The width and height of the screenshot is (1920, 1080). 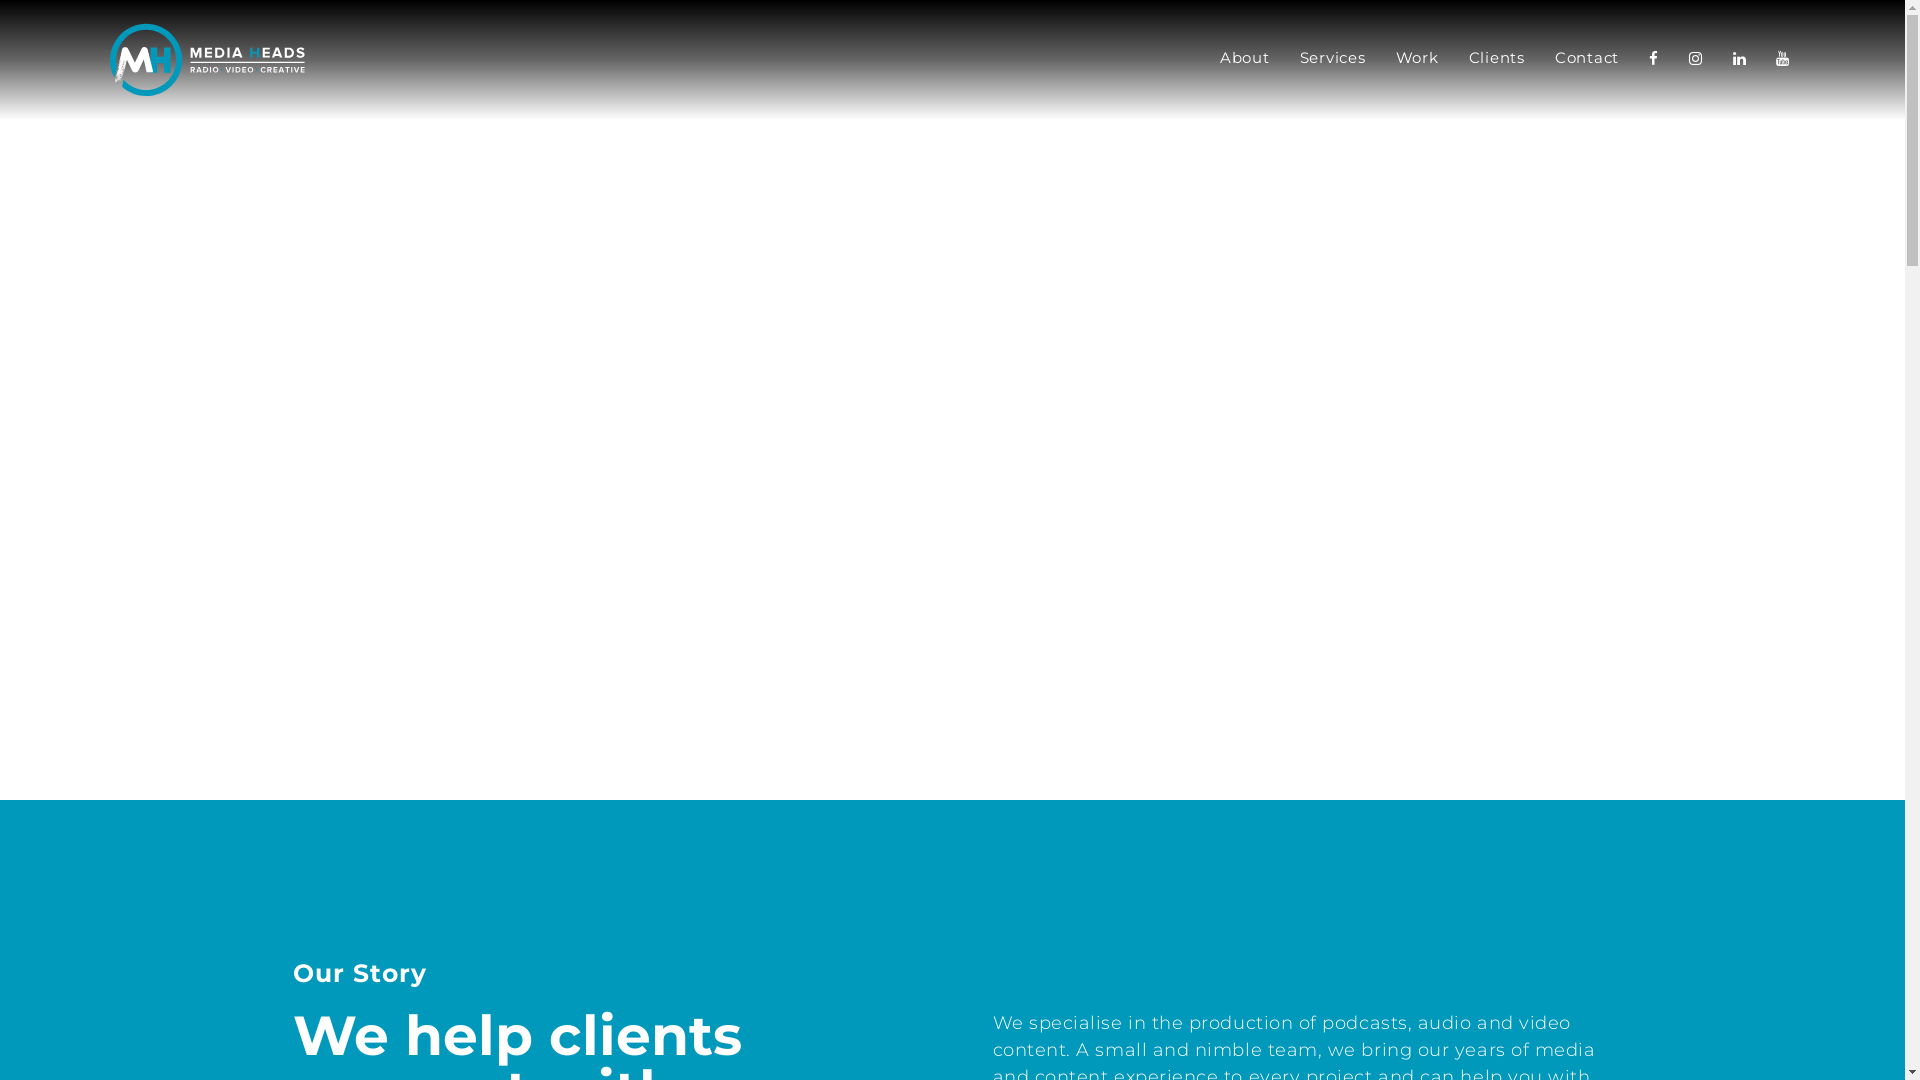 What do you see at coordinates (1243, 59) in the screenshot?
I see `'About'` at bounding box center [1243, 59].